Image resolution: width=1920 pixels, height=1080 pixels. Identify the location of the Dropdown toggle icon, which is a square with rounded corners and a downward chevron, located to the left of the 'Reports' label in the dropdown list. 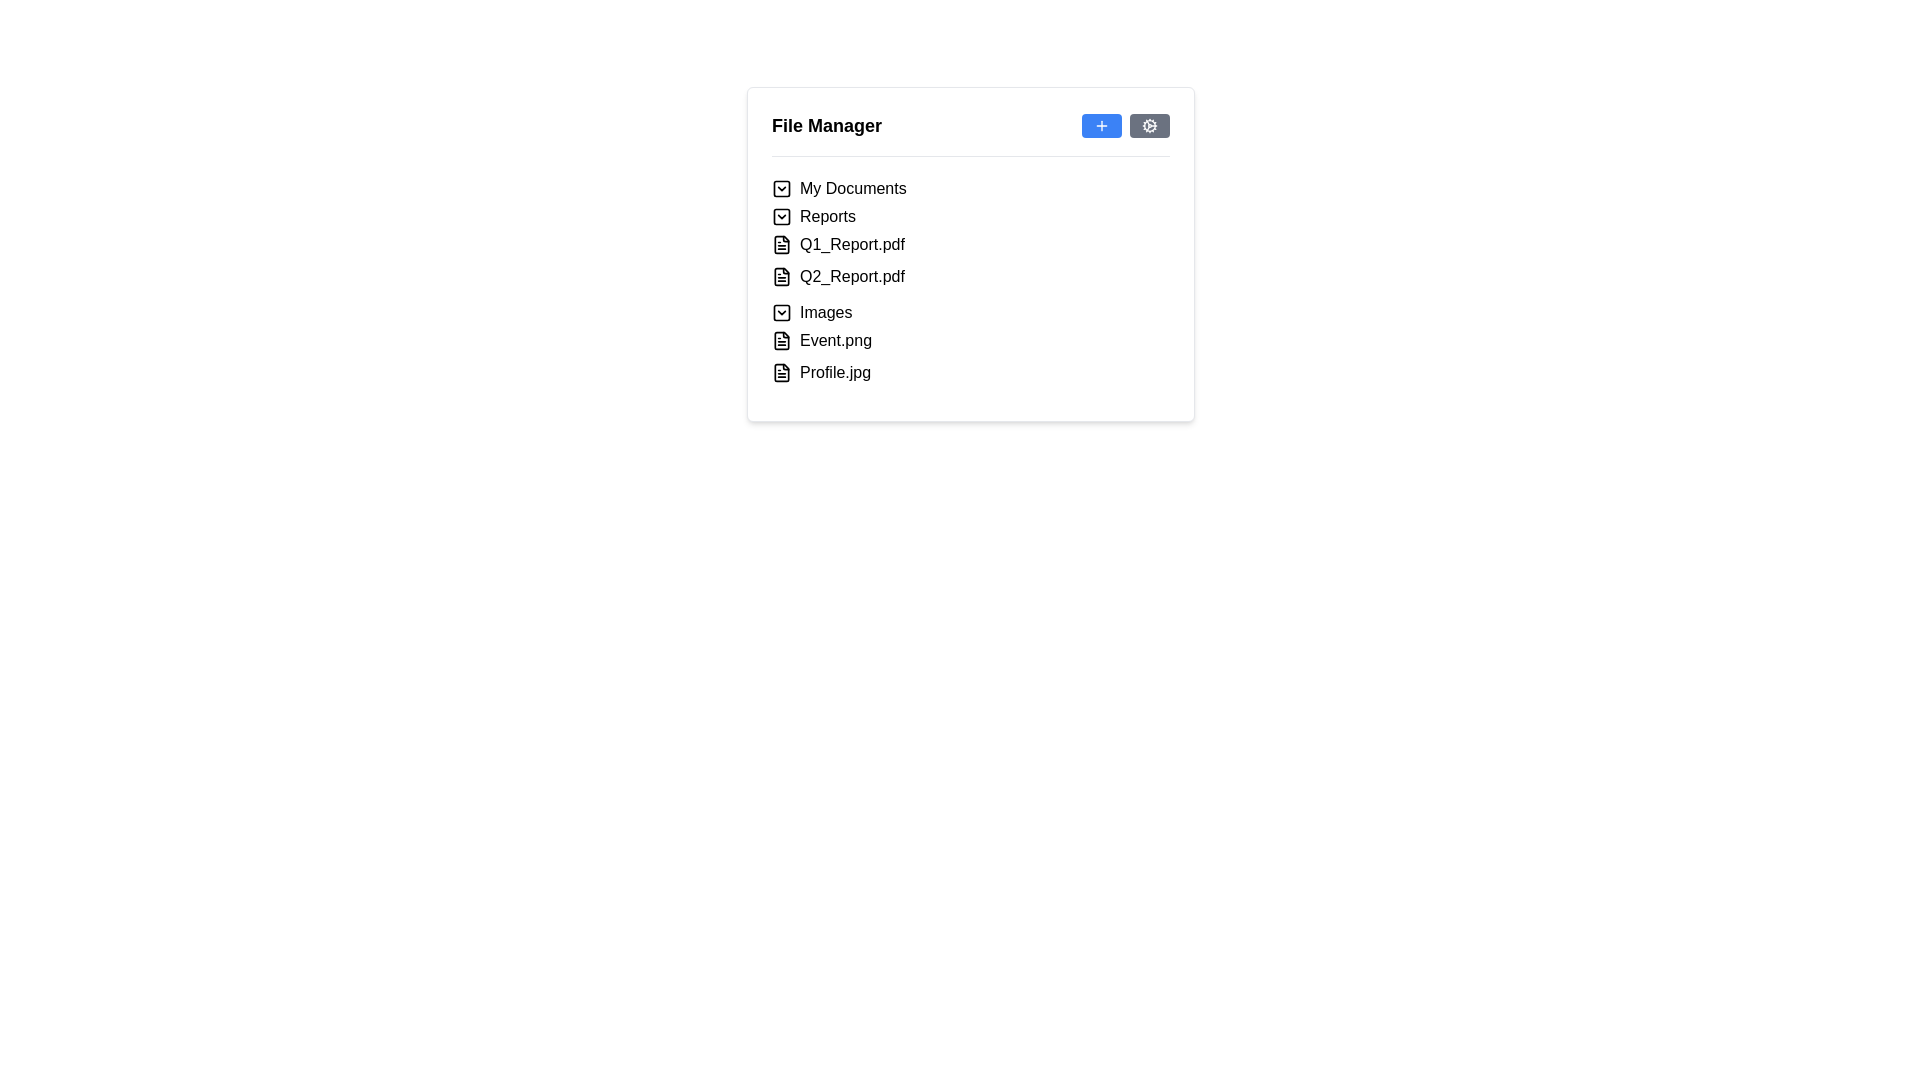
(781, 216).